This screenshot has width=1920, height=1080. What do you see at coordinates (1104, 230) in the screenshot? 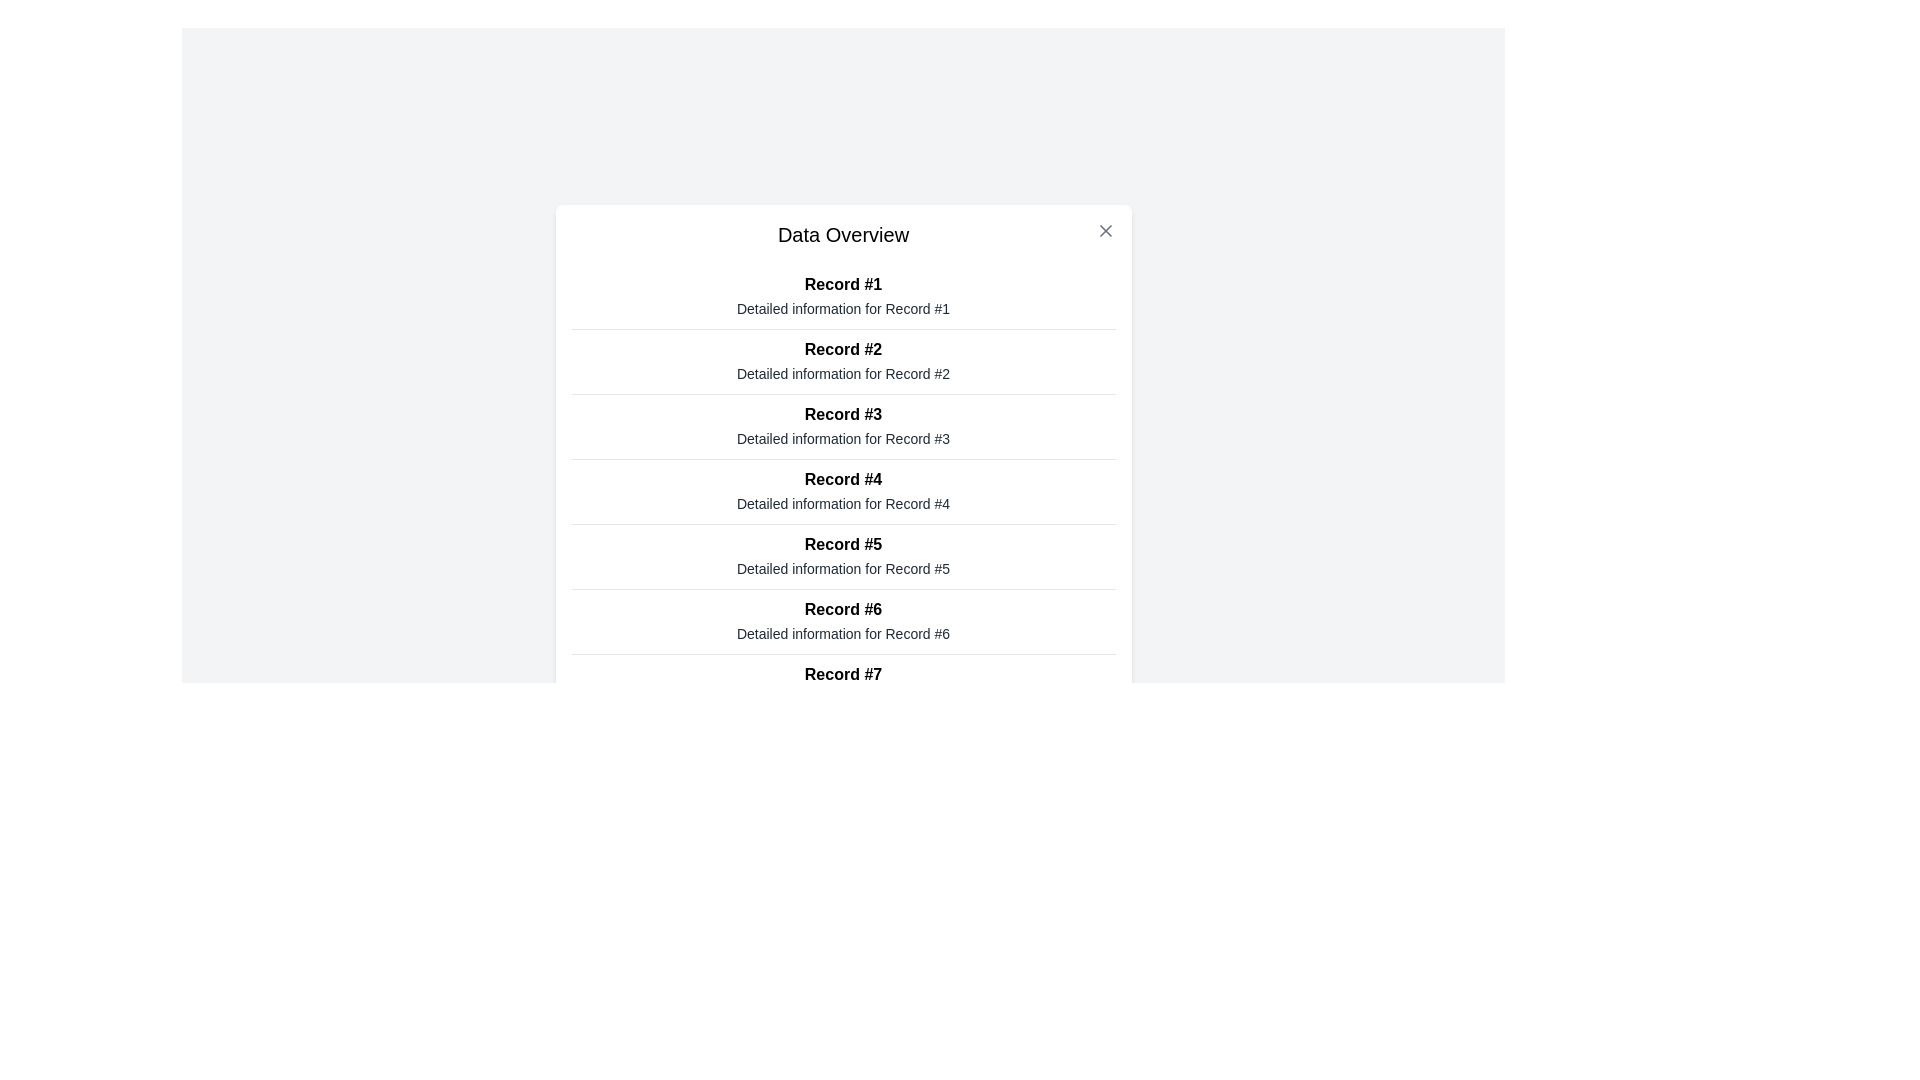
I see `close button at the top-right corner of the dialog to close it` at bounding box center [1104, 230].